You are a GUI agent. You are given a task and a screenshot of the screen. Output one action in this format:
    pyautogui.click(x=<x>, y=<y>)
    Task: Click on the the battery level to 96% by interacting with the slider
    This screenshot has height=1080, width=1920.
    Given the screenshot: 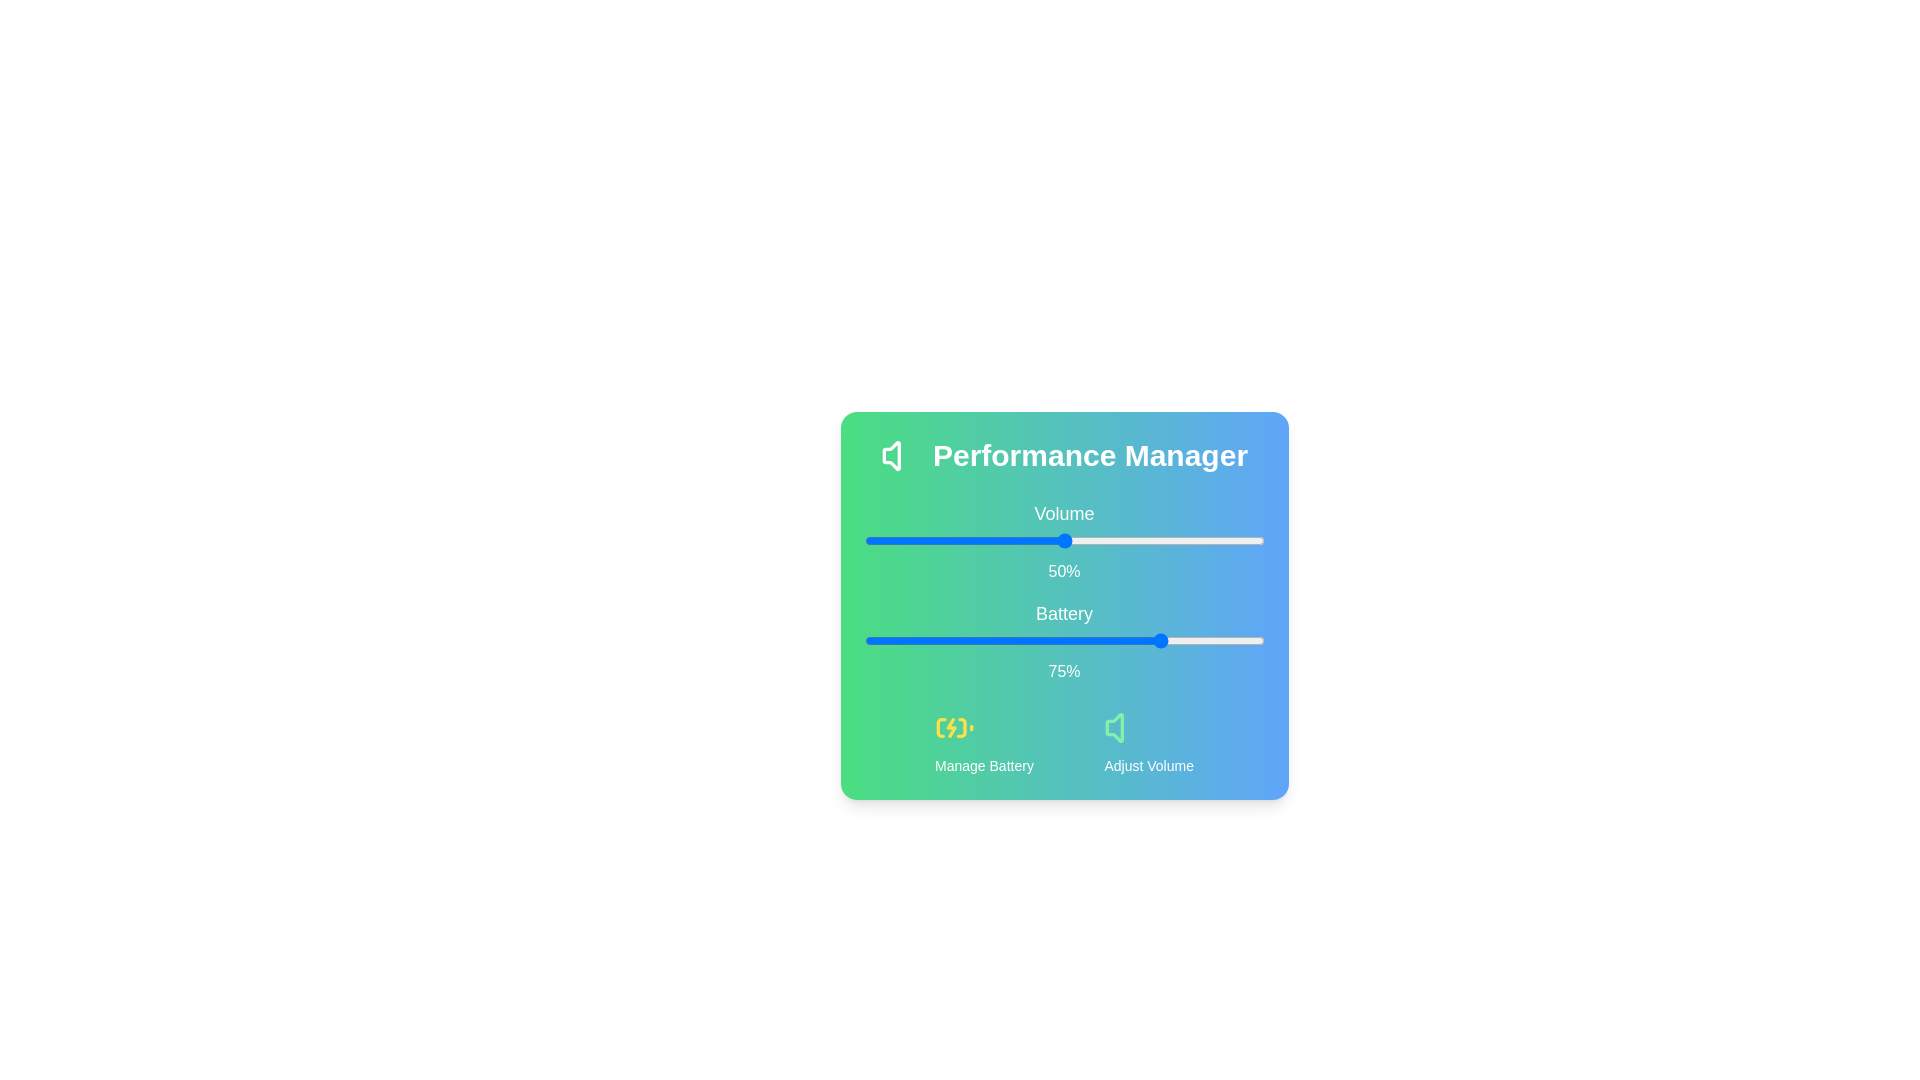 What is the action you would take?
    pyautogui.click(x=1247, y=640)
    